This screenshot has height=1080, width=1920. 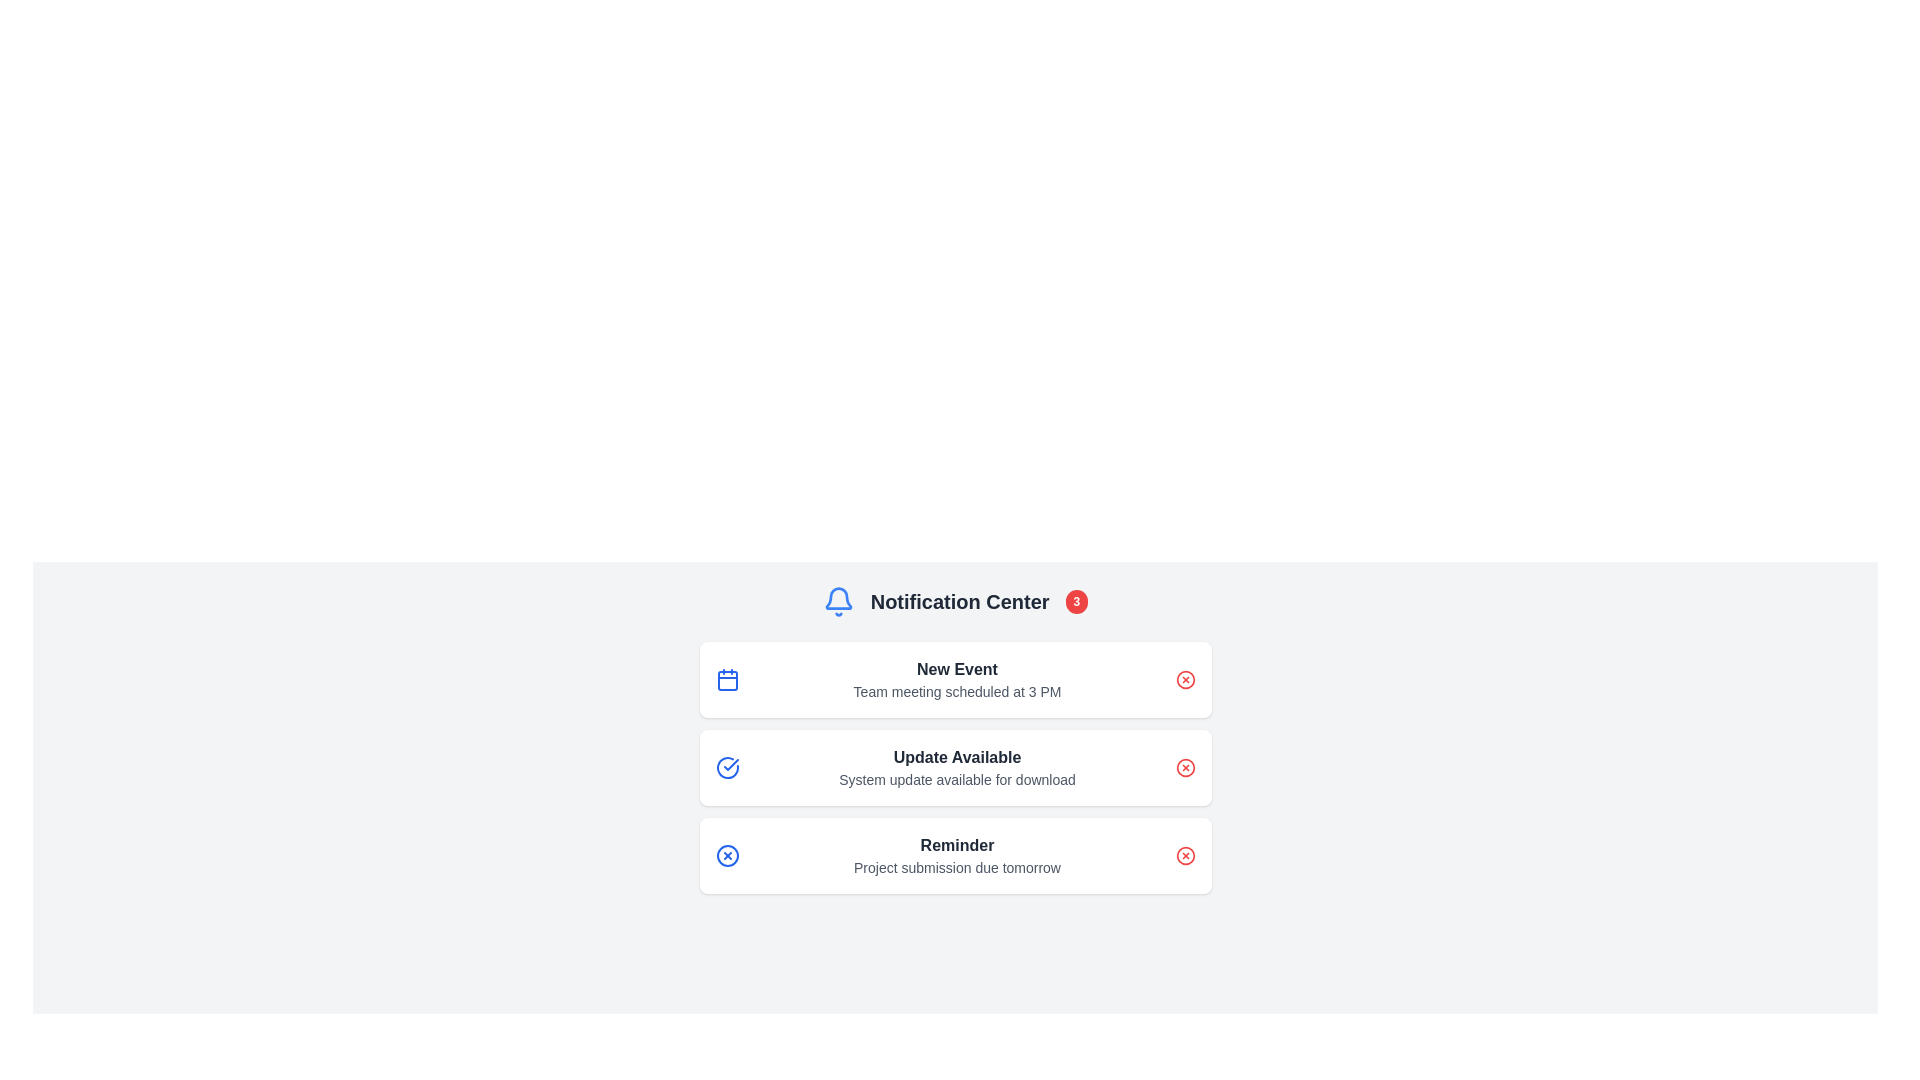 What do you see at coordinates (954, 600) in the screenshot?
I see `the Notification Center header element, which indicates the purpose of the section and shows the number of unread notifications` at bounding box center [954, 600].